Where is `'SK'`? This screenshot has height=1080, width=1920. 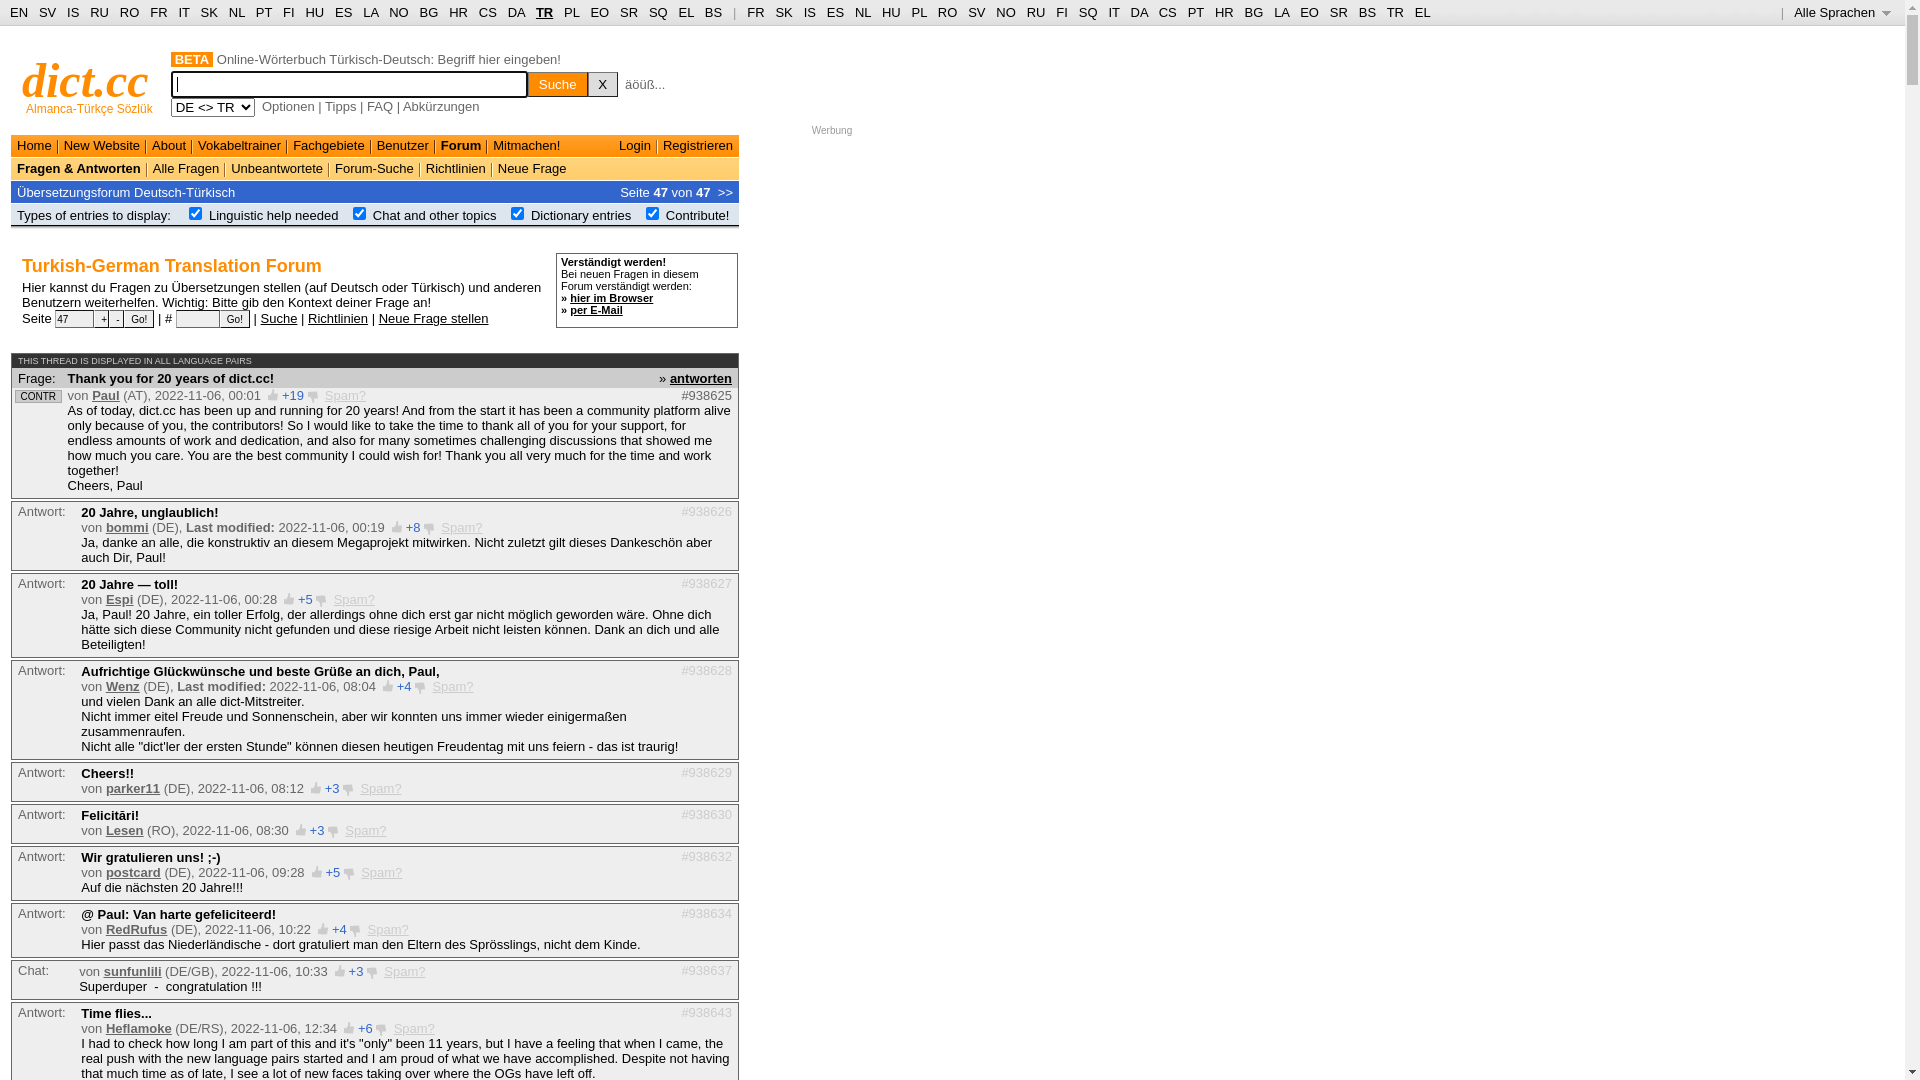 'SK' is located at coordinates (201, 12).